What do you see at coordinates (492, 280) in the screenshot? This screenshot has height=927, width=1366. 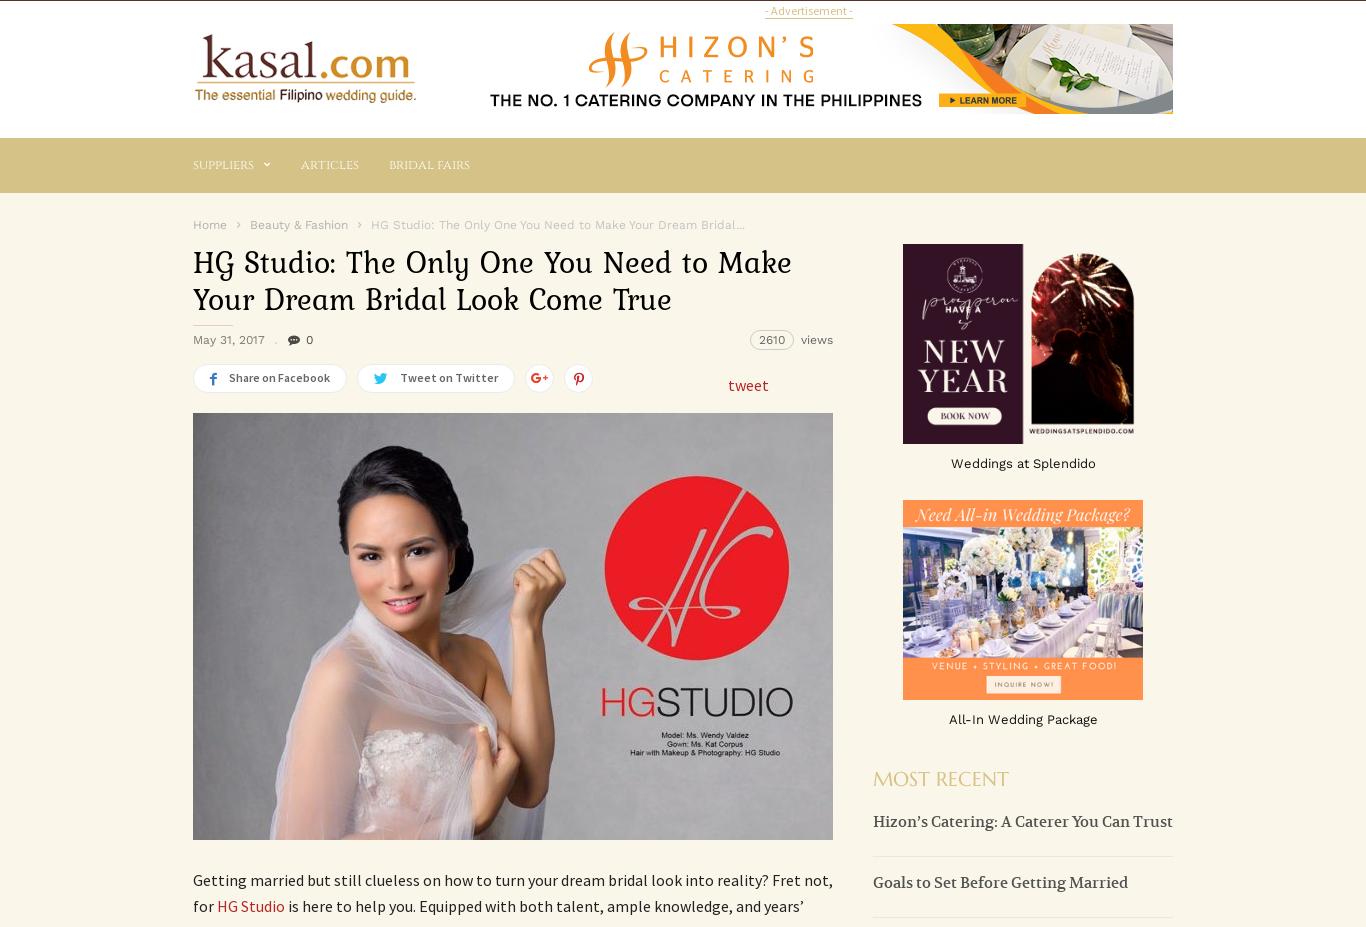 I see `'HG Studio: The Only One You Need to Make Your Dream Bridal Look Come True'` at bounding box center [492, 280].